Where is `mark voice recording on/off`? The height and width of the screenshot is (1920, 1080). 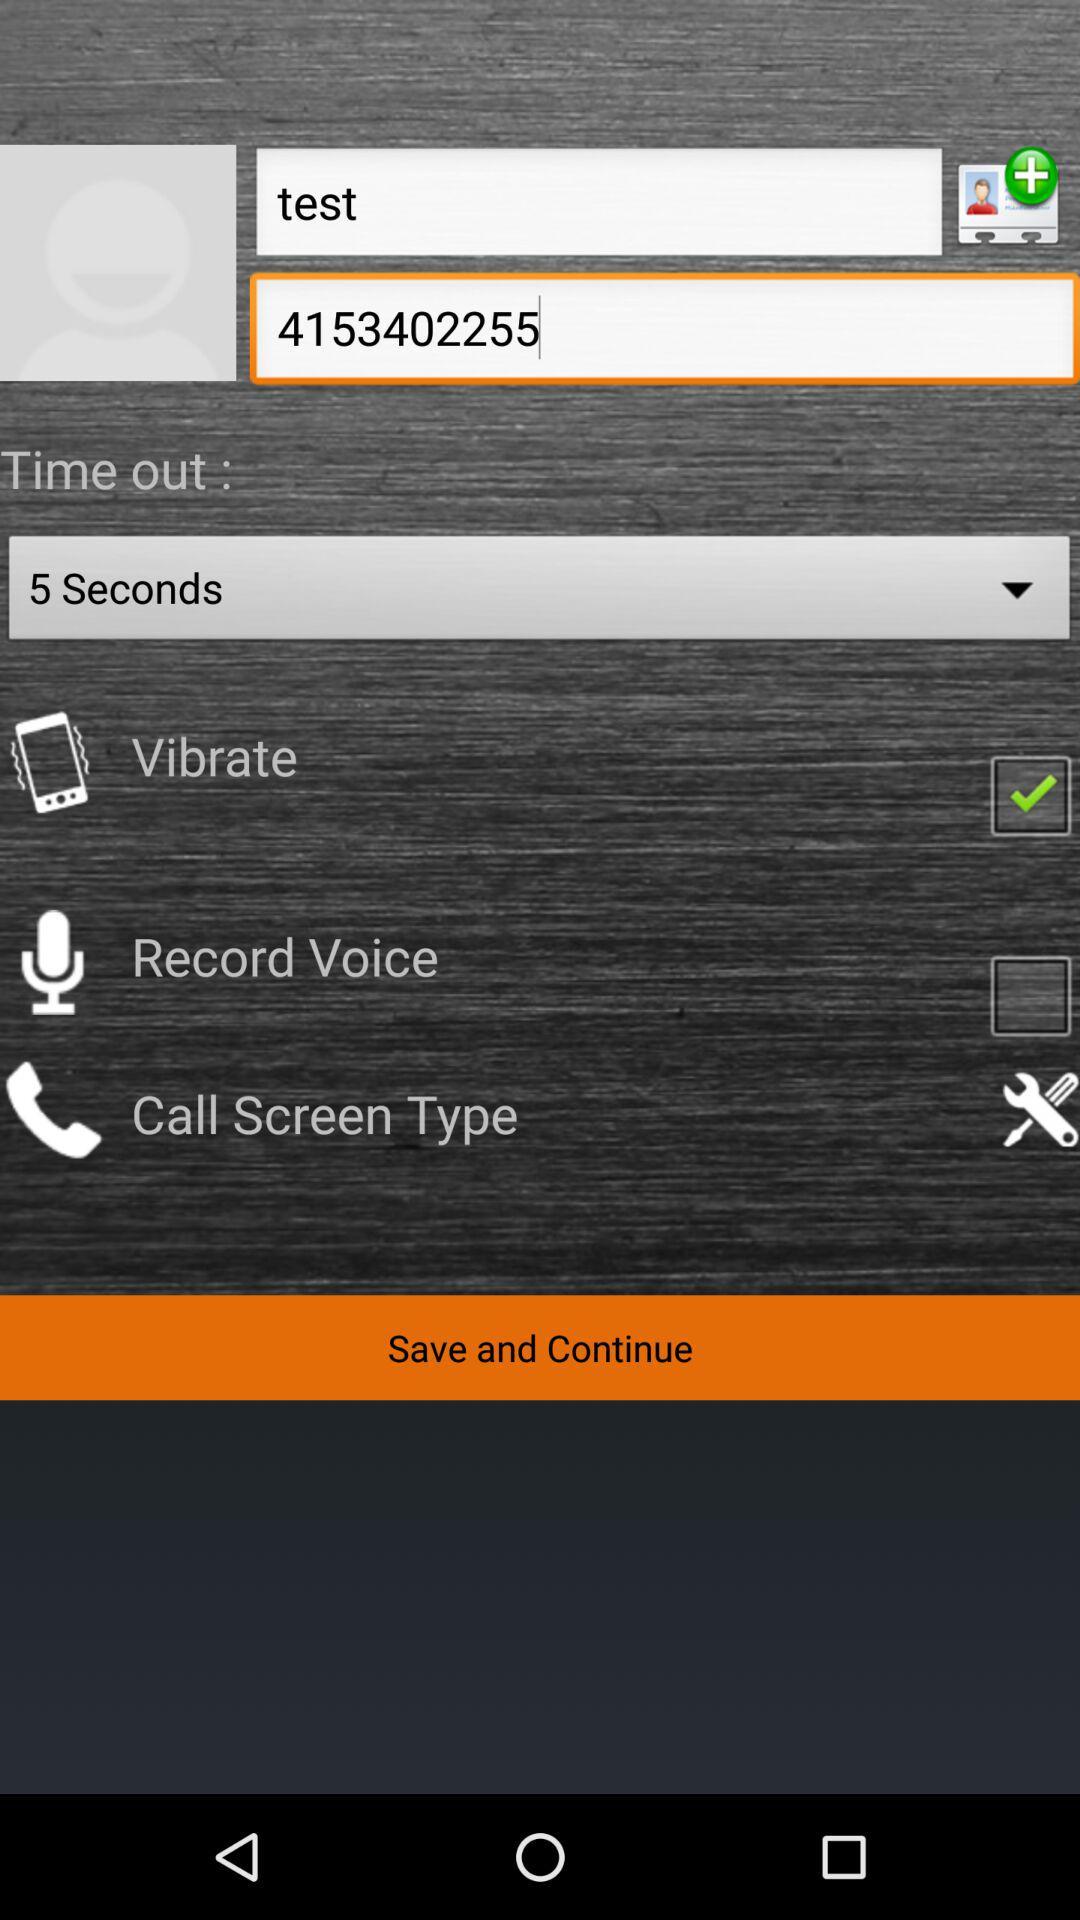
mark voice recording on/off is located at coordinates (1030, 994).